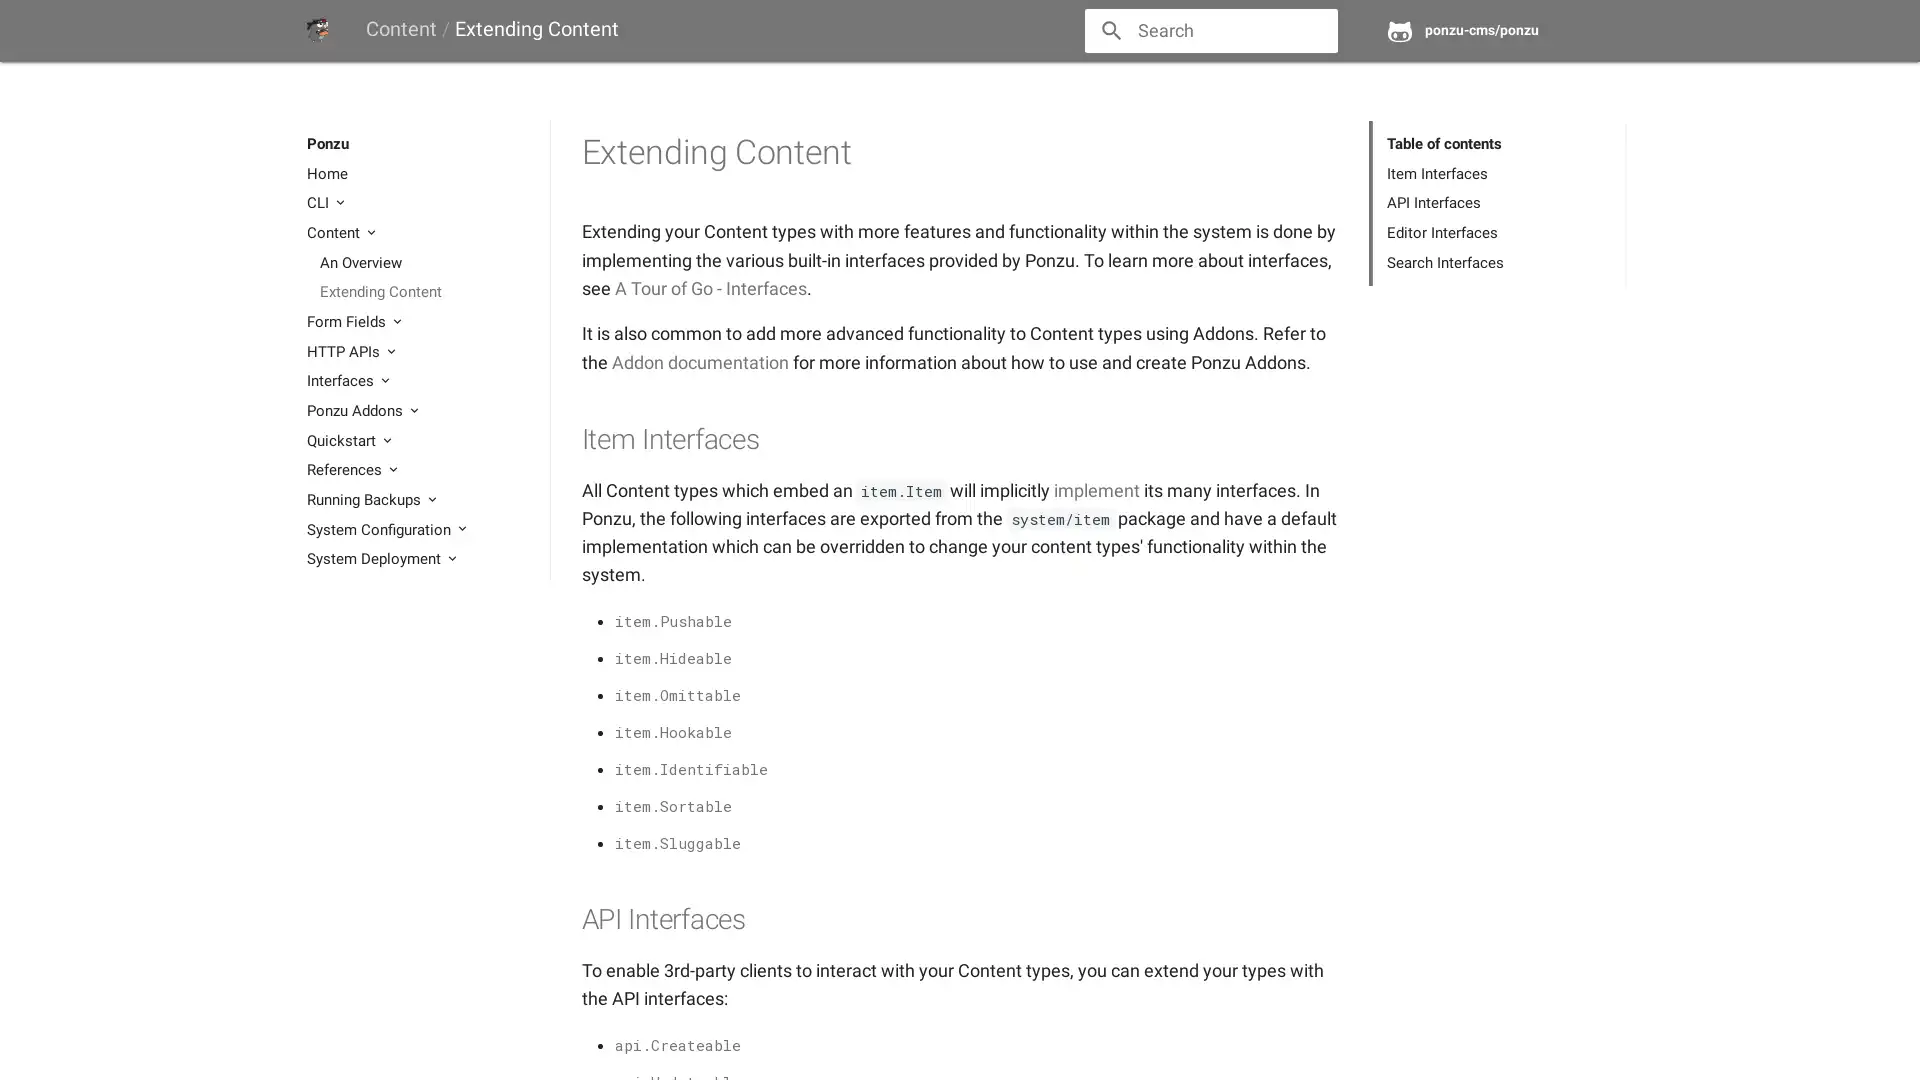 The width and height of the screenshot is (1920, 1080). What do you see at coordinates (1311, 30) in the screenshot?
I see `close` at bounding box center [1311, 30].